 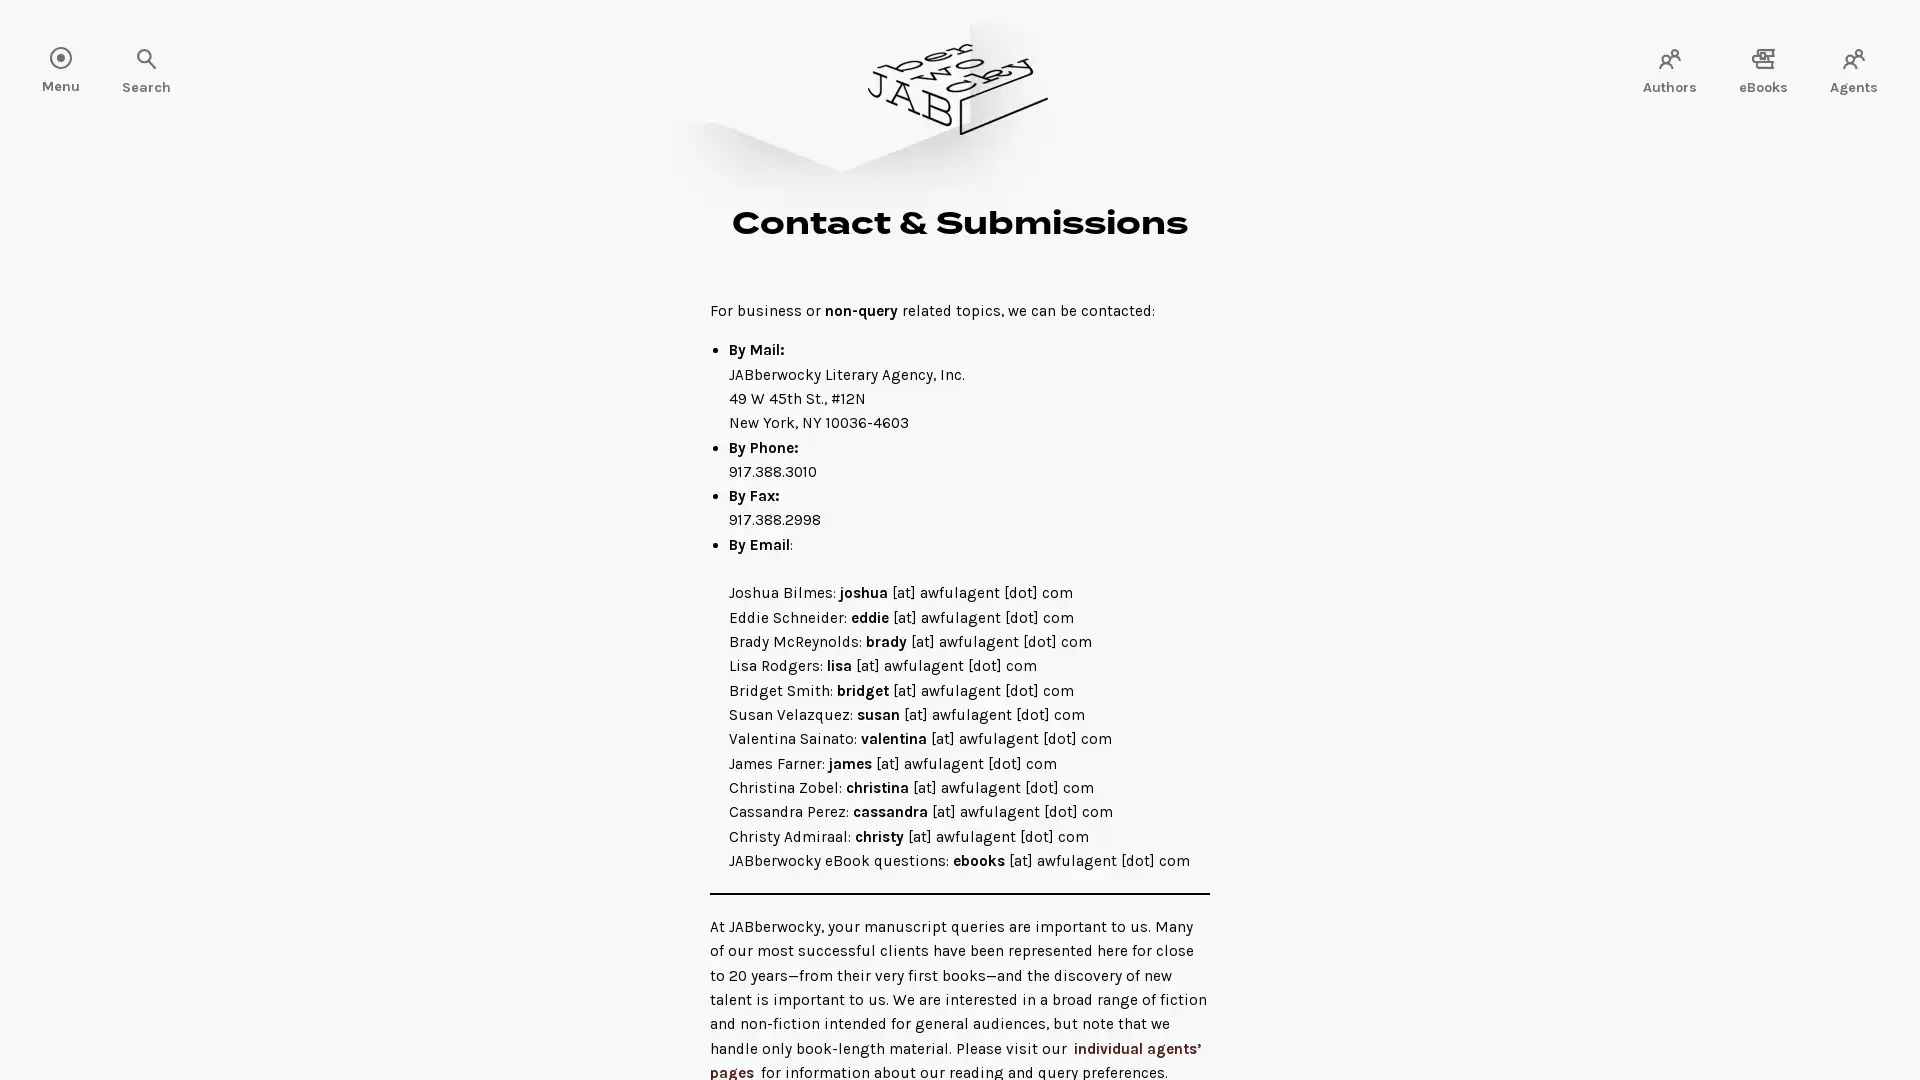 What do you see at coordinates (80, 60) in the screenshot?
I see `Search` at bounding box center [80, 60].